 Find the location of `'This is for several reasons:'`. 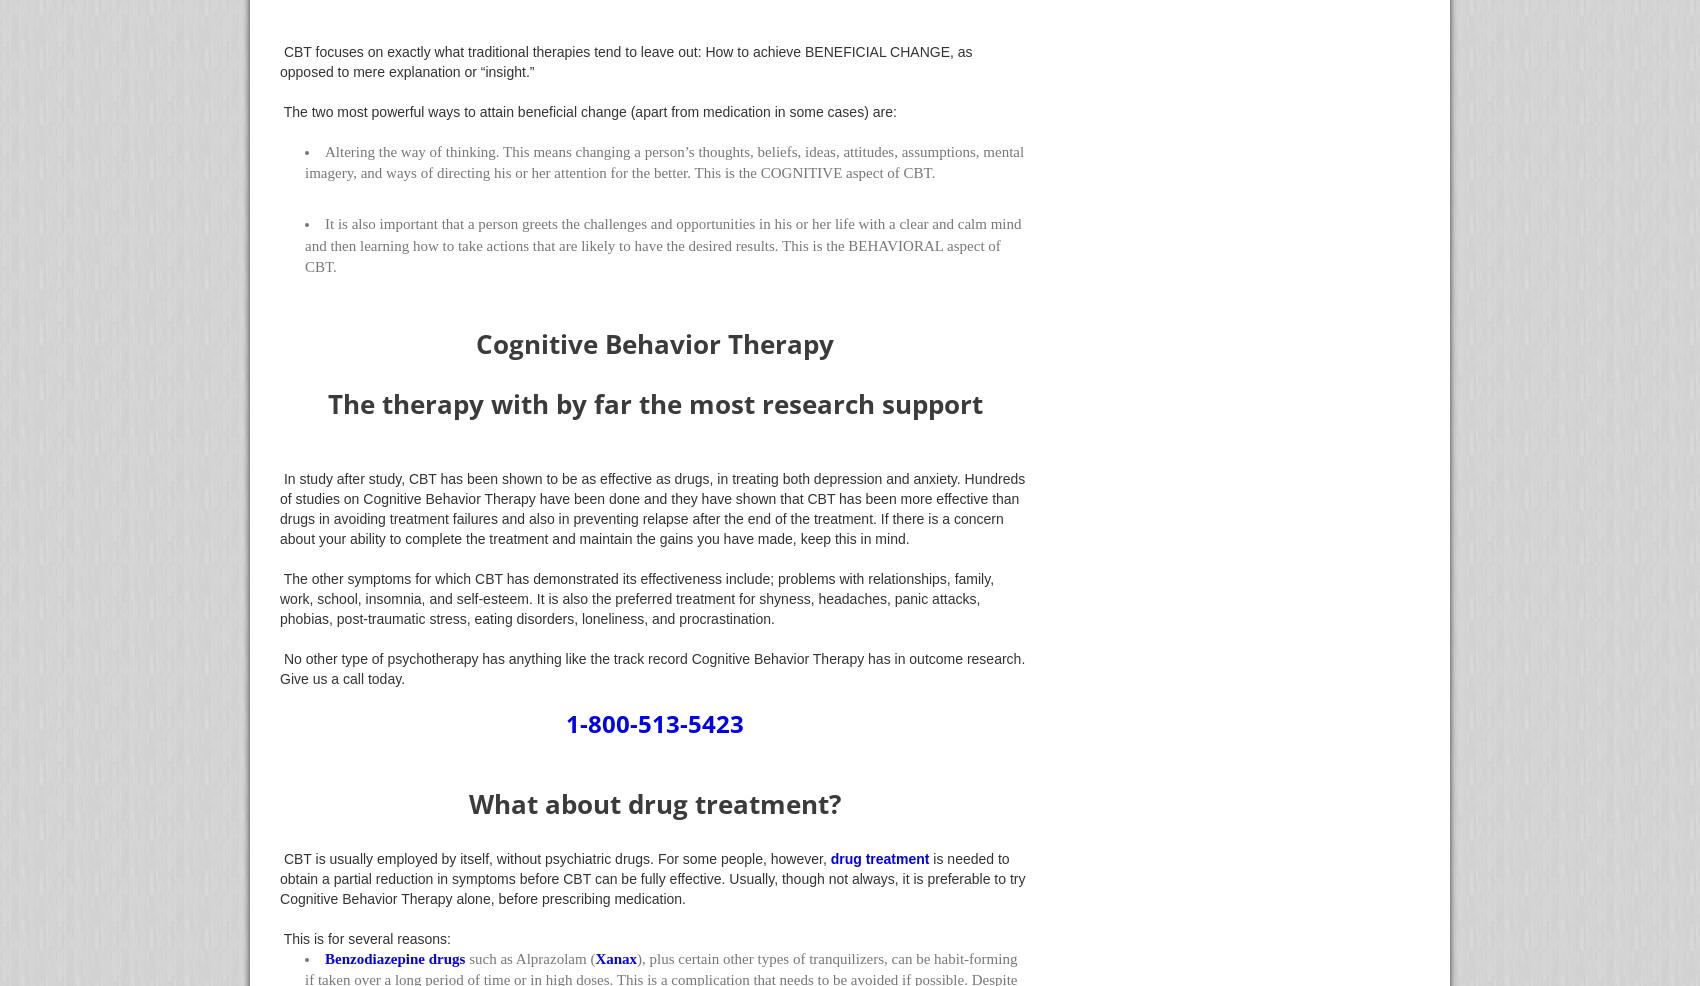

'This is for several reasons:' is located at coordinates (279, 937).